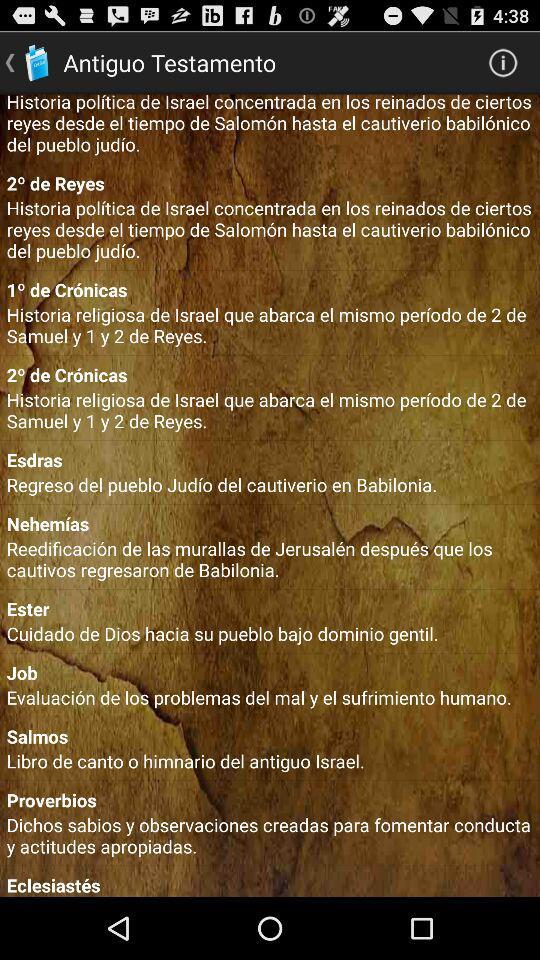 The image size is (540, 960). What do you see at coordinates (270, 608) in the screenshot?
I see `the ester` at bounding box center [270, 608].